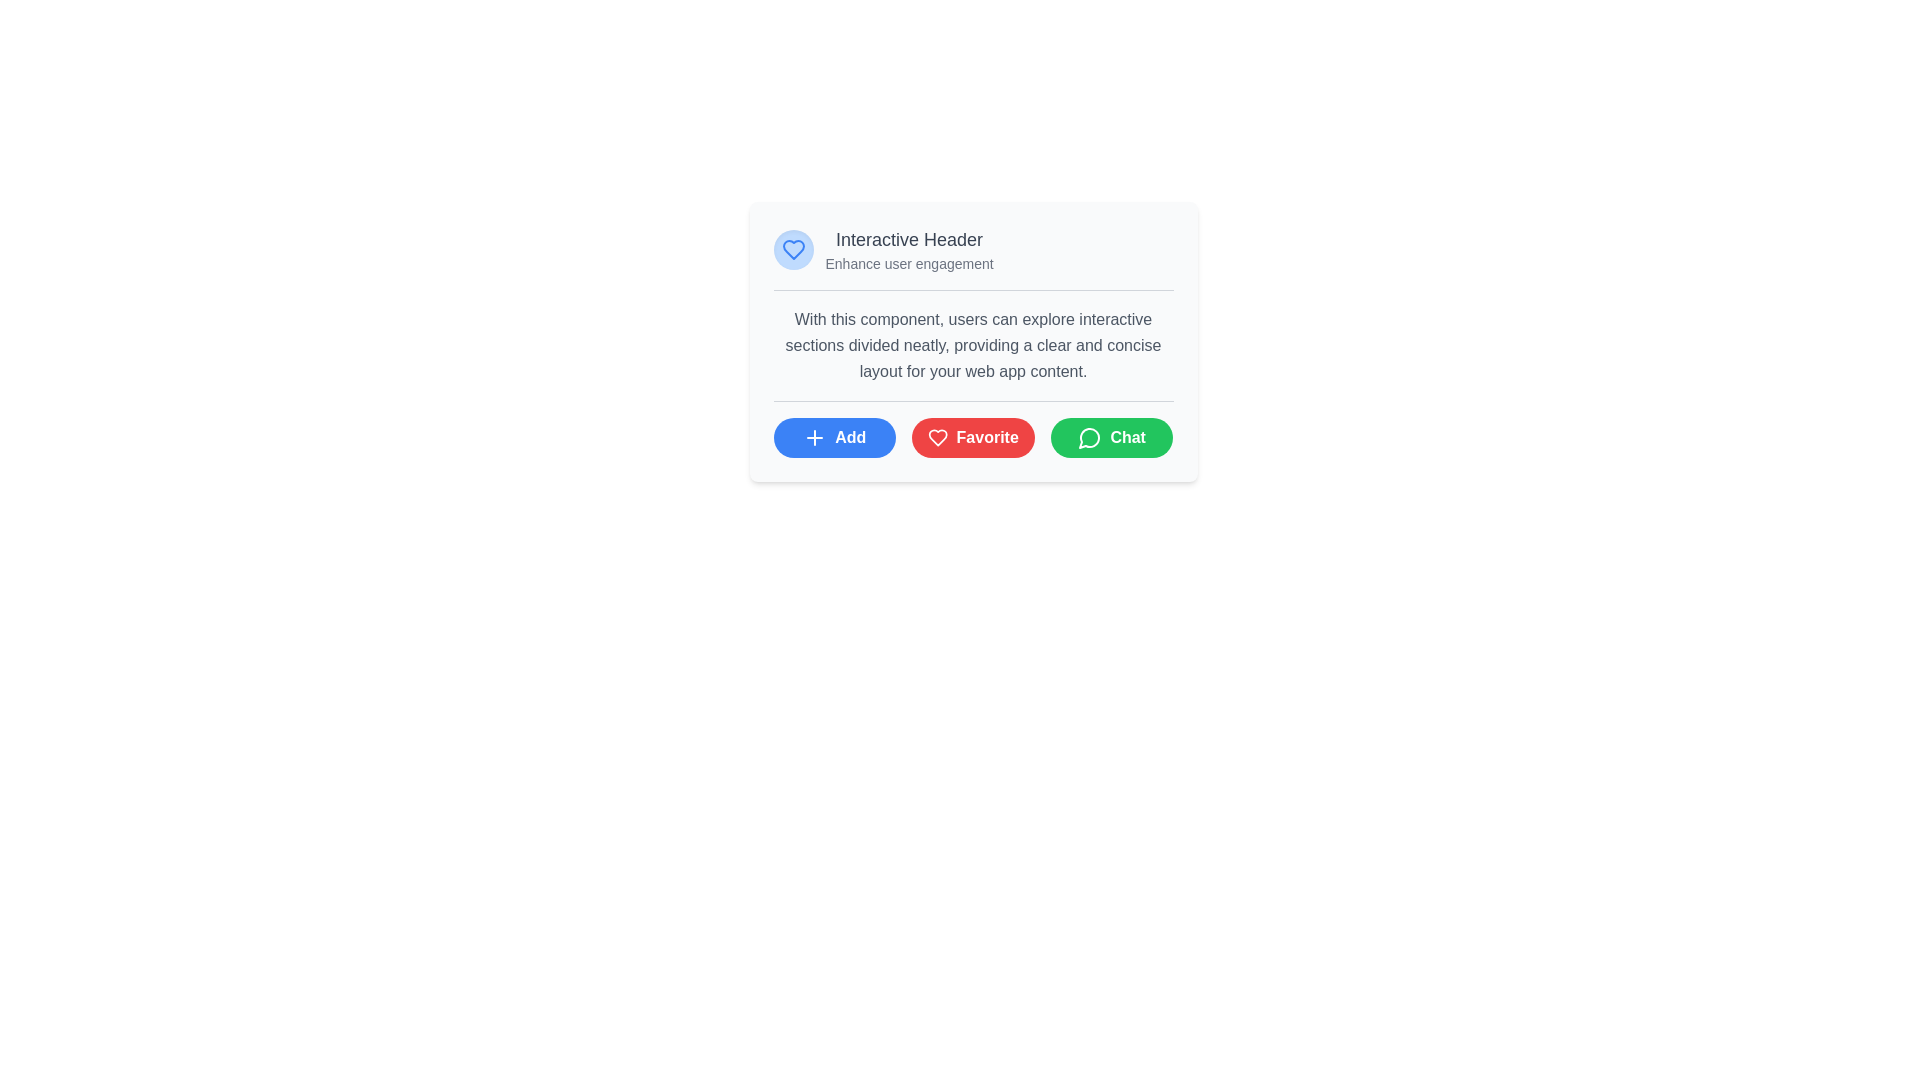  I want to click on the rounded green button labeled 'Chat' with a speech bubble icon to trigger its interactivity effects, so click(1111, 437).